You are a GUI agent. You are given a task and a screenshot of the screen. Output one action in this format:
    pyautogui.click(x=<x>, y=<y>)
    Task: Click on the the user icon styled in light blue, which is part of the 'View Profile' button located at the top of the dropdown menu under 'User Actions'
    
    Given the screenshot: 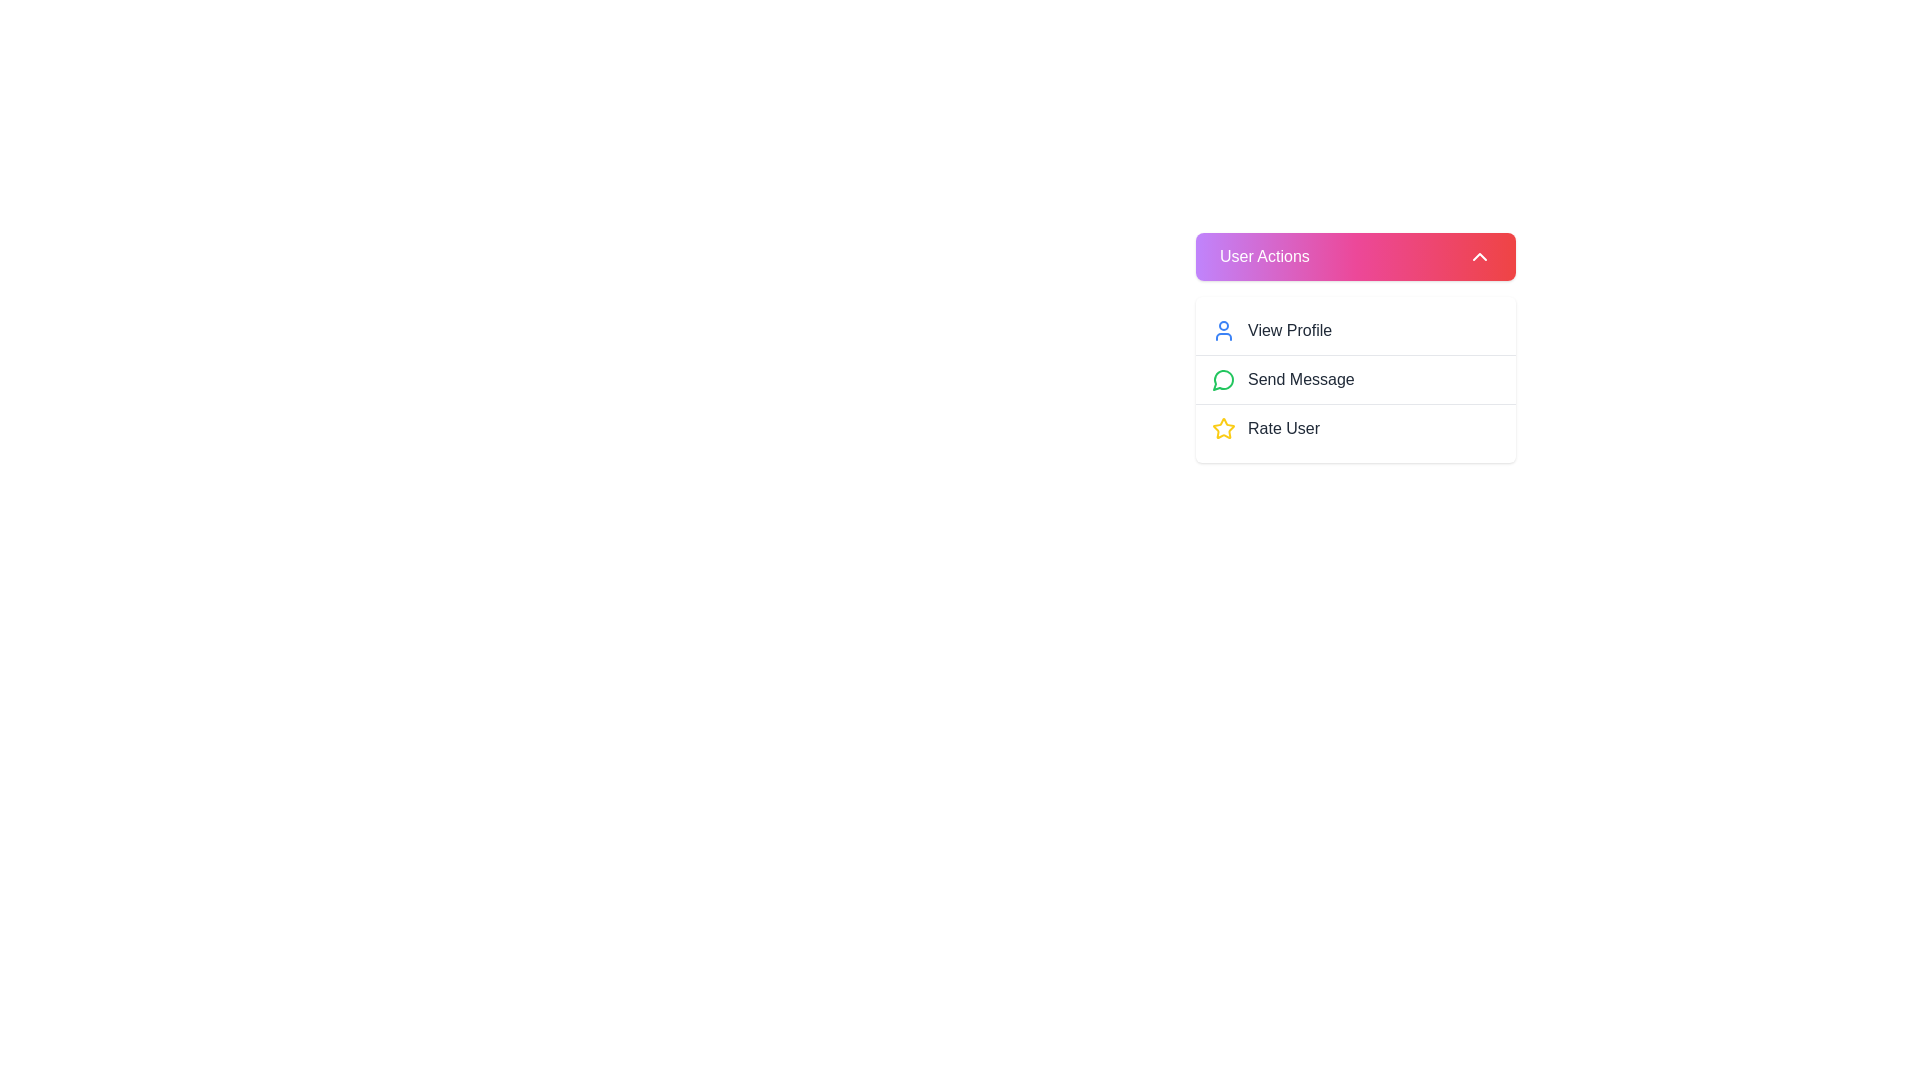 What is the action you would take?
    pyautogui.click(x=1223, y=330)
    